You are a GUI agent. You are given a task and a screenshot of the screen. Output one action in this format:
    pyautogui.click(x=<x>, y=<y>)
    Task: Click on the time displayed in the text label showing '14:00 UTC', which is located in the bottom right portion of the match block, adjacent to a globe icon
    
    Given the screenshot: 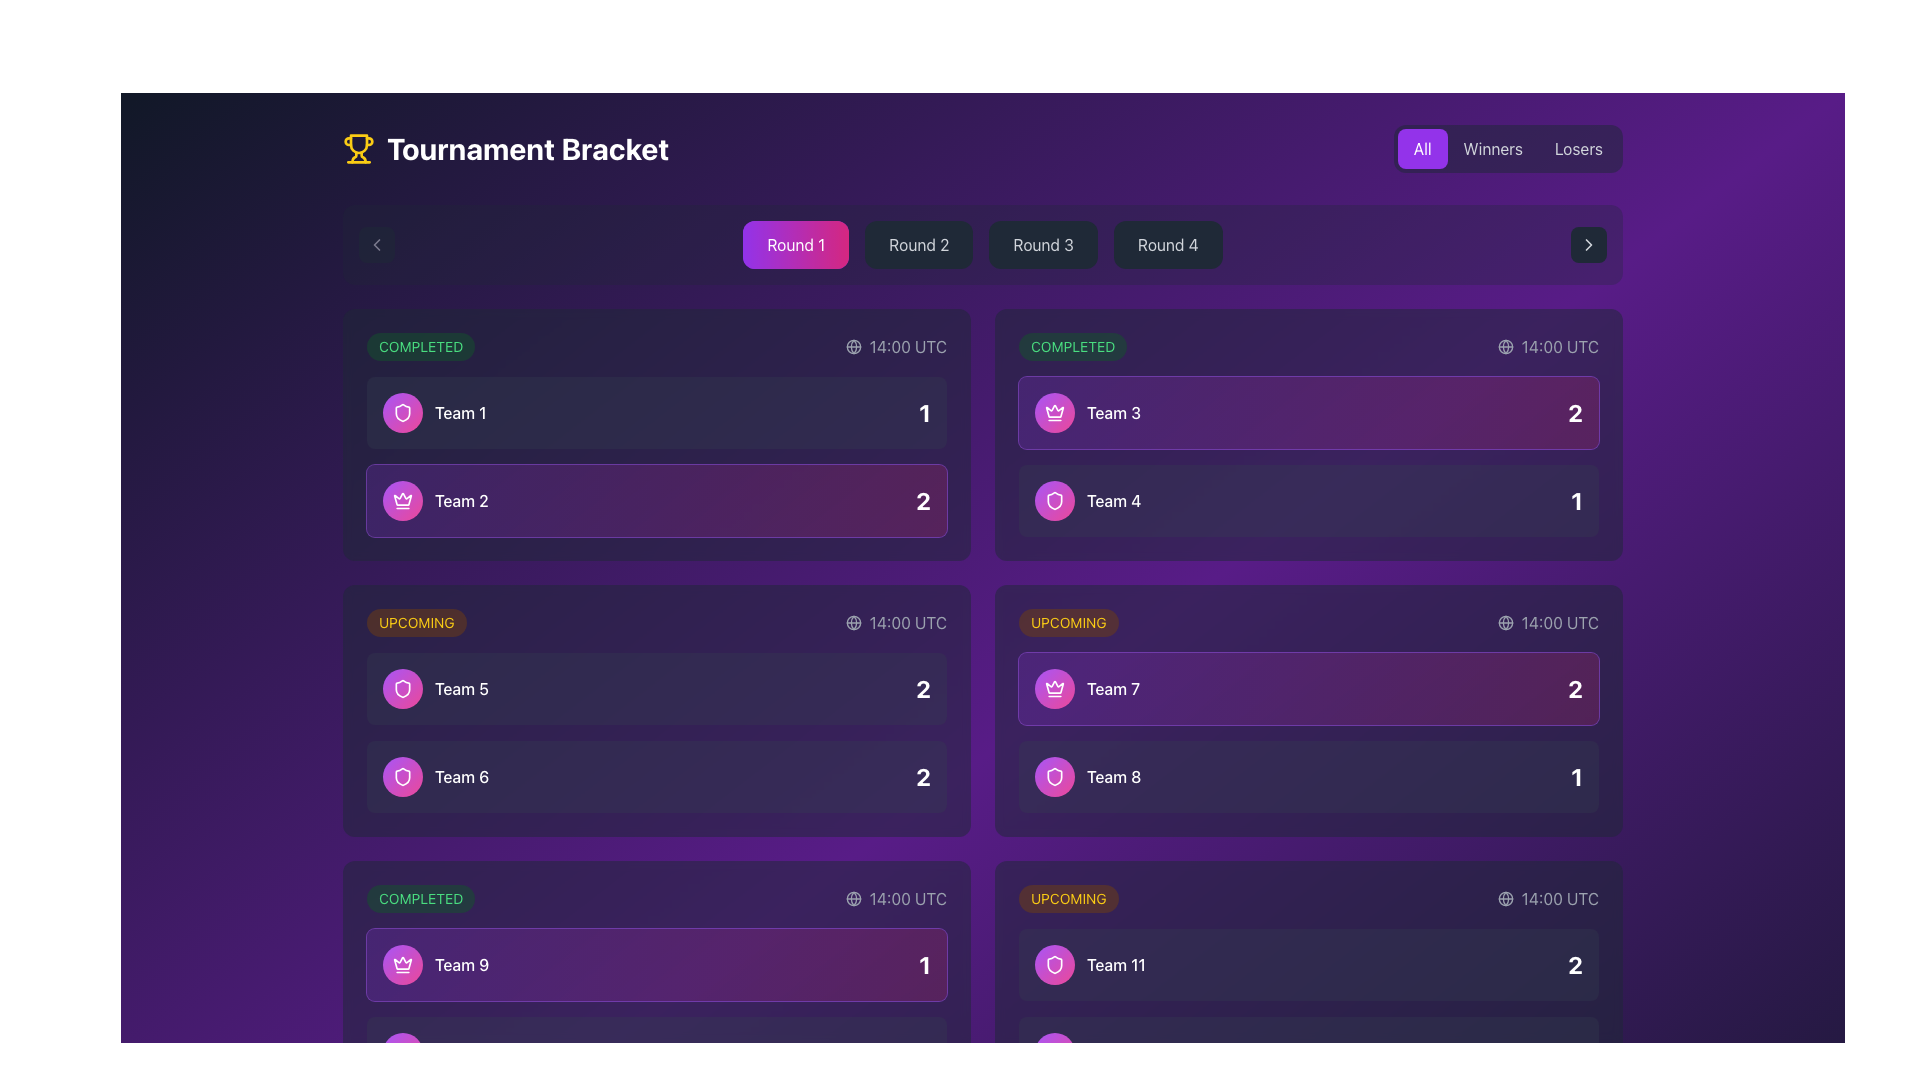 What is the action you would take?
    pyautogui.click(x=1559, y=897)
    